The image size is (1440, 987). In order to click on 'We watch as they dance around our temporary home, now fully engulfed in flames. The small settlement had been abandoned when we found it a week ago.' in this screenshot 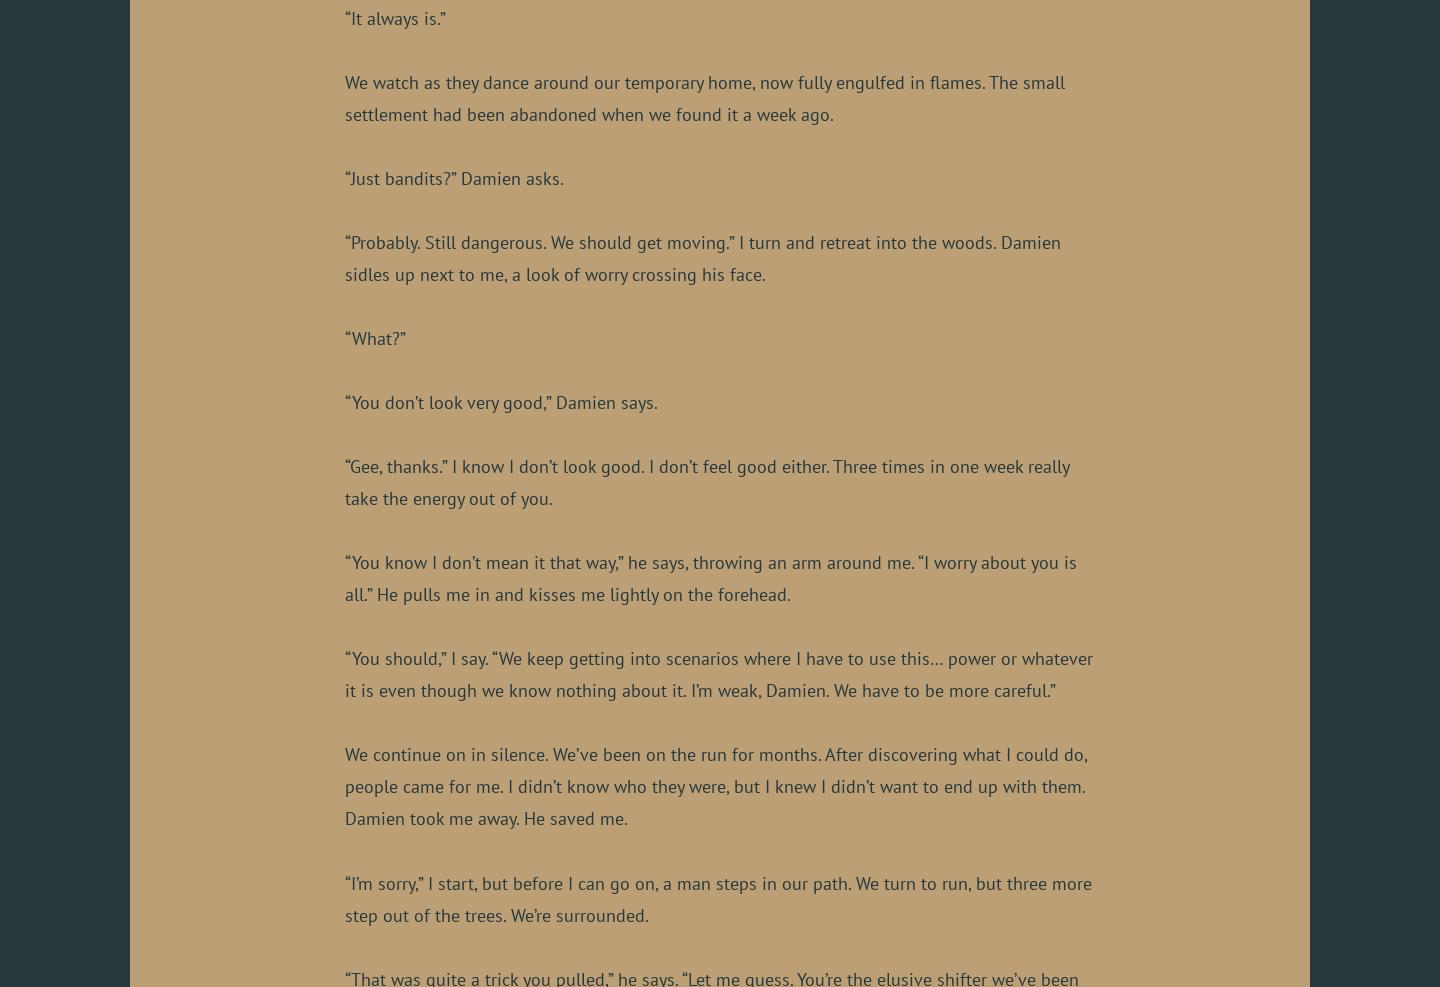, I will do `click(705, 98)`.